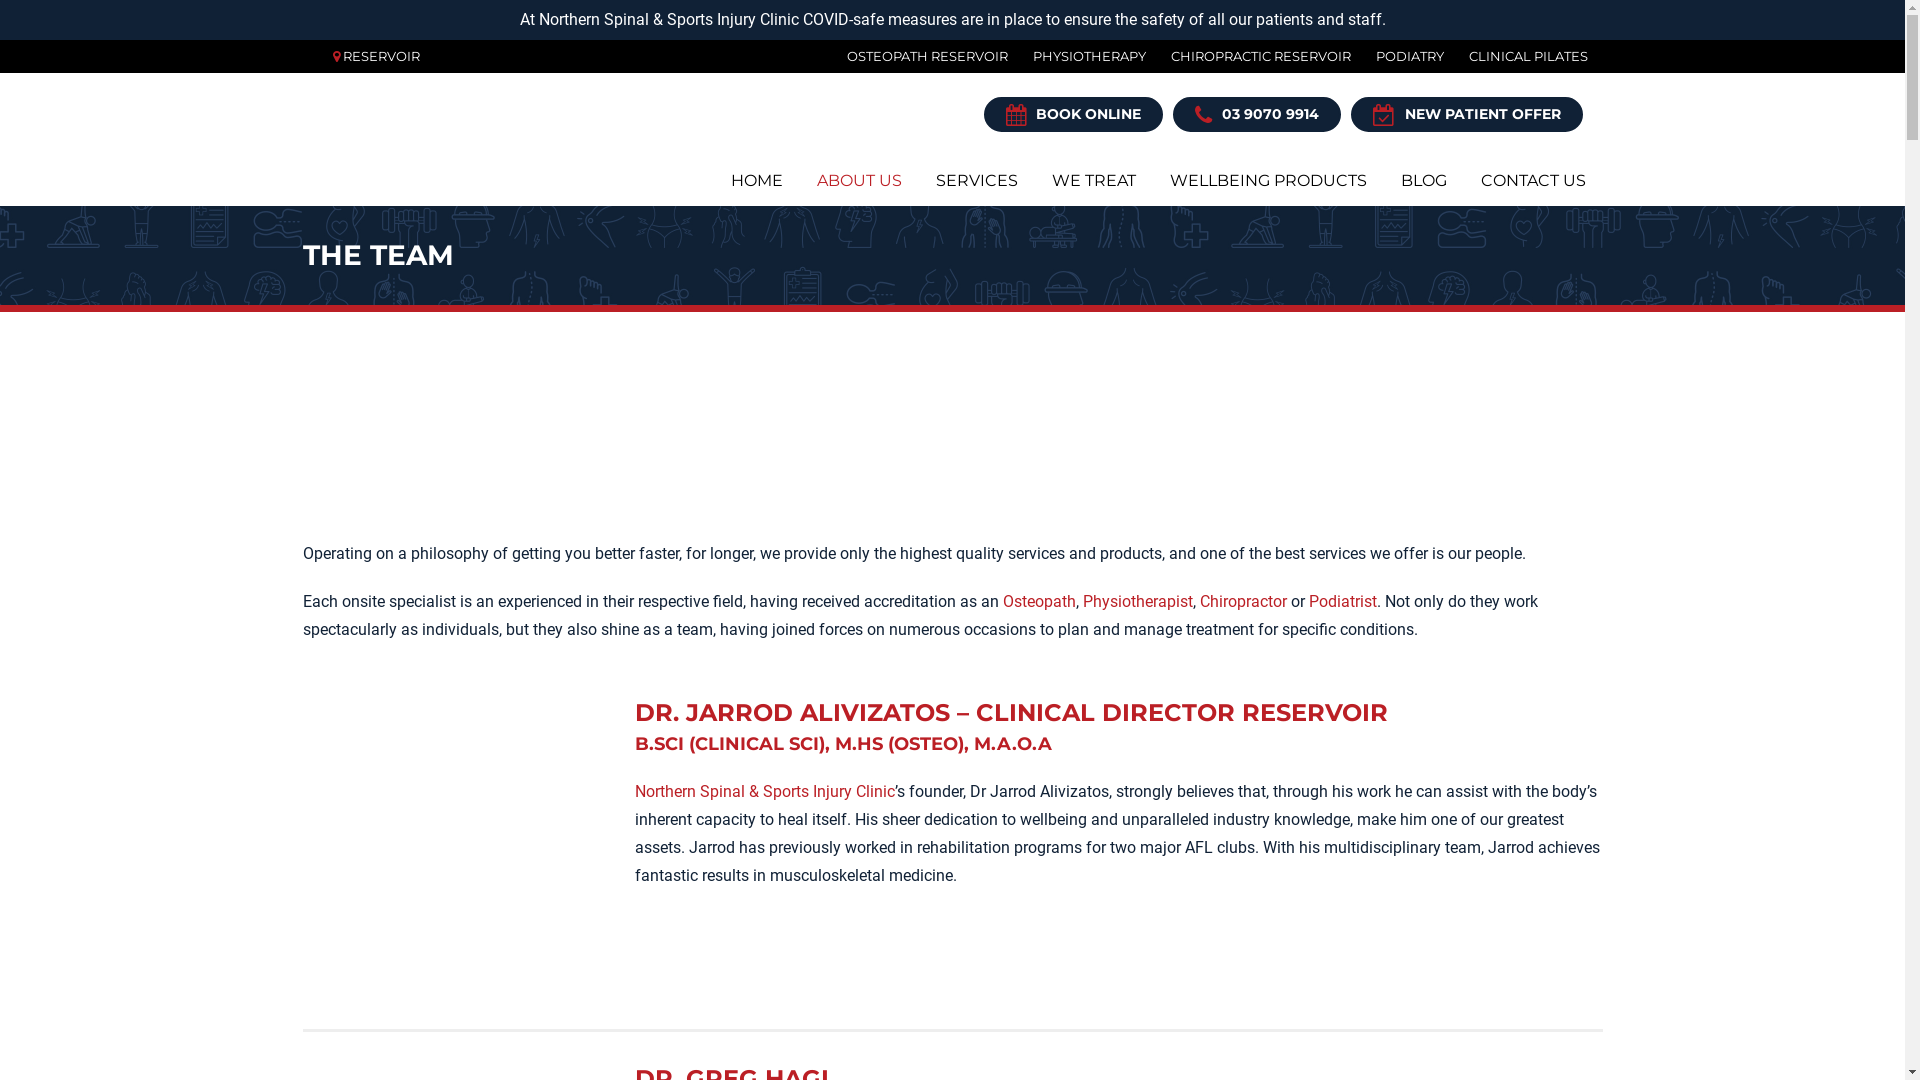 This screenshot has width=1920, height=1080. What do you see at coordinates (1242, 600) in the screenshot?
I see `'Chiropractor'` at bounding box center [1242, 600].